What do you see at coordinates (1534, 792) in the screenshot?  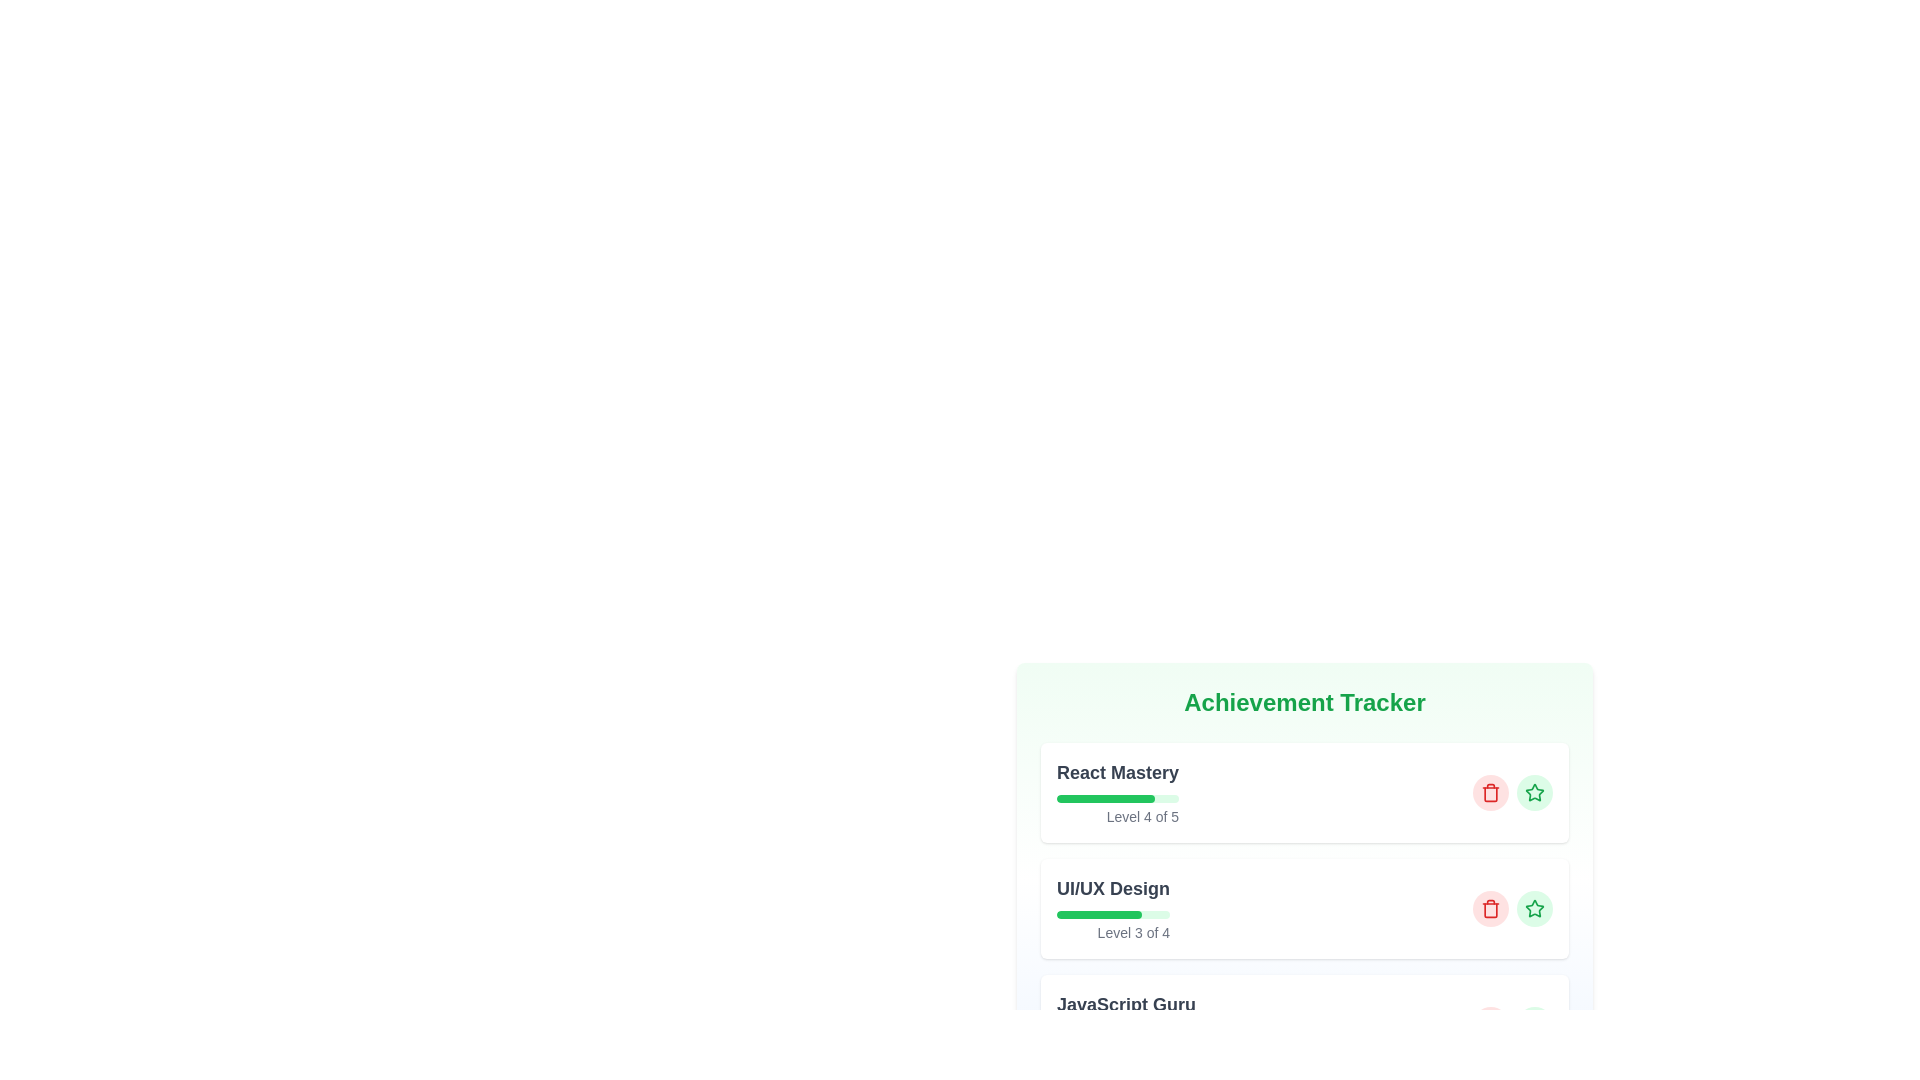 I see `the second button in the 'Achievement Tracker' section next to the 'React Mastery' course item` at bounding box center [1534, 792].